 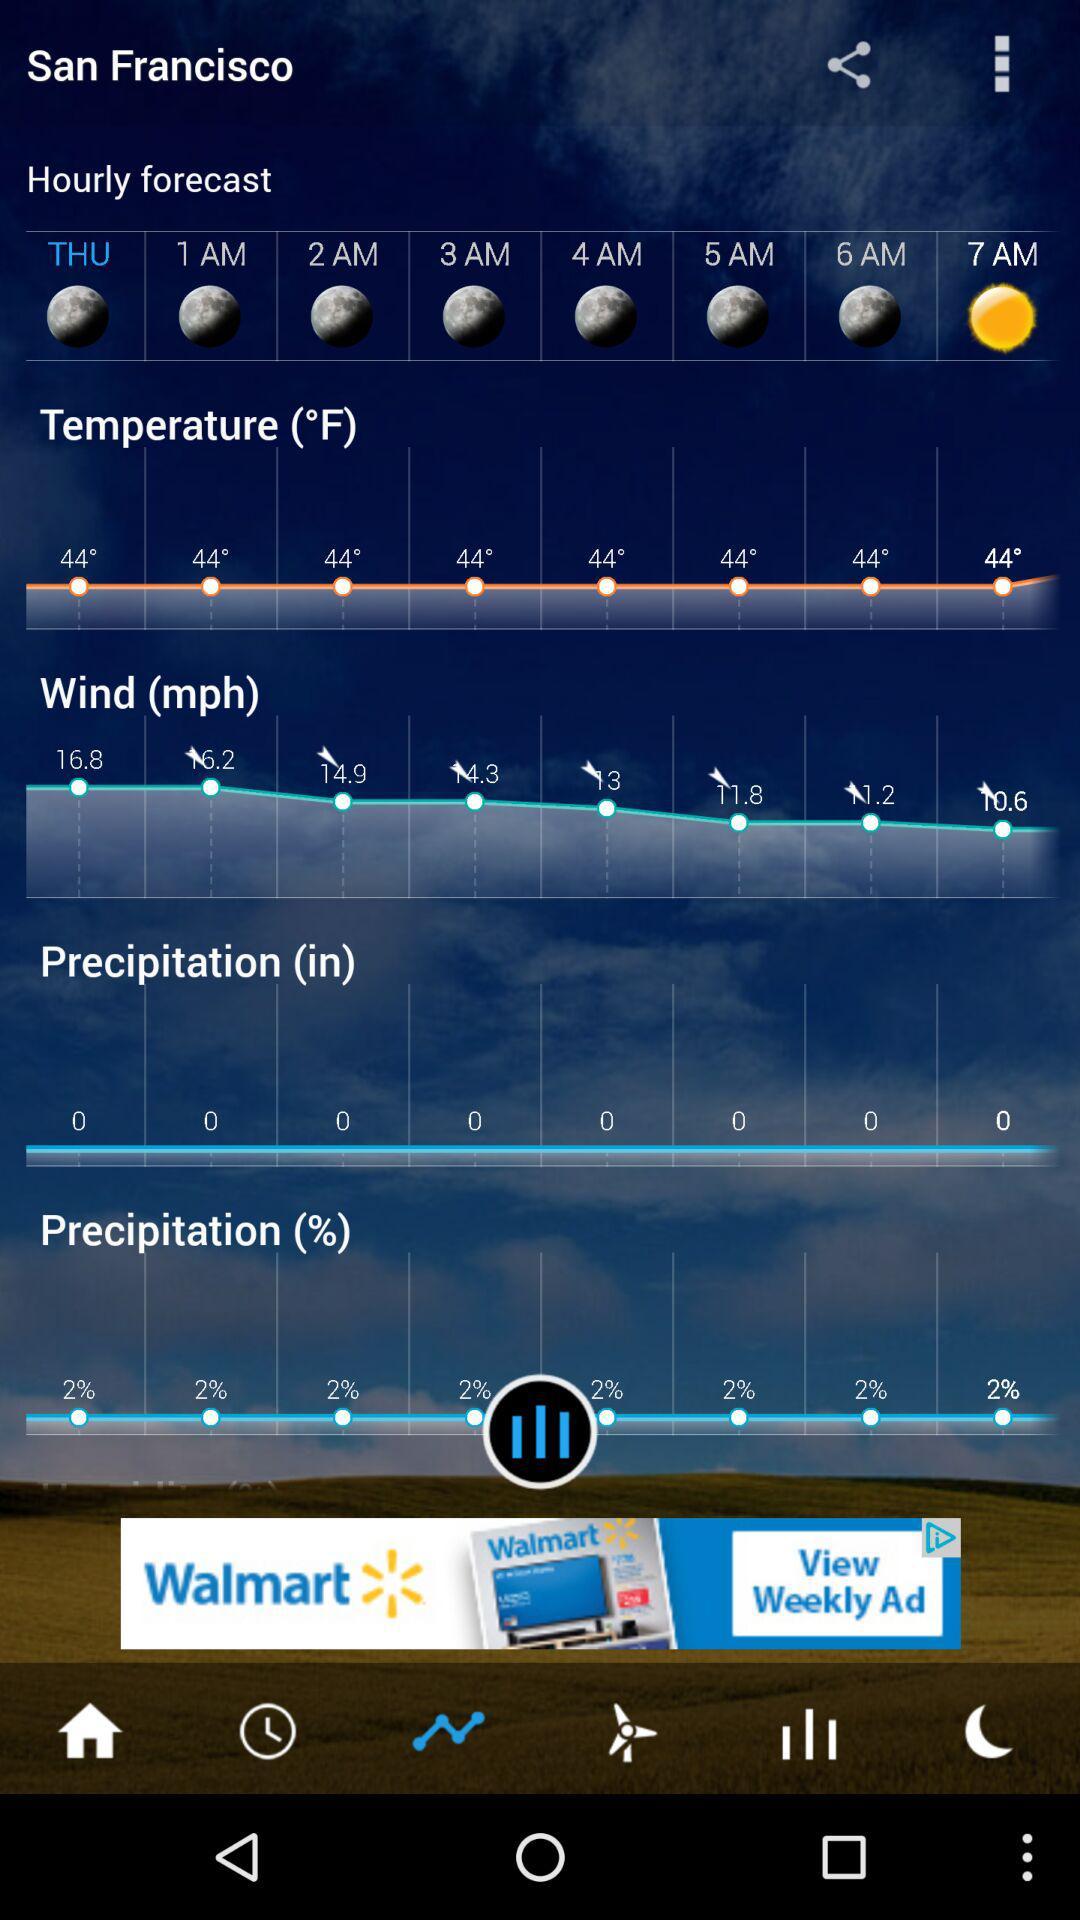 I want to click on next, so click(x=450, y=1728).